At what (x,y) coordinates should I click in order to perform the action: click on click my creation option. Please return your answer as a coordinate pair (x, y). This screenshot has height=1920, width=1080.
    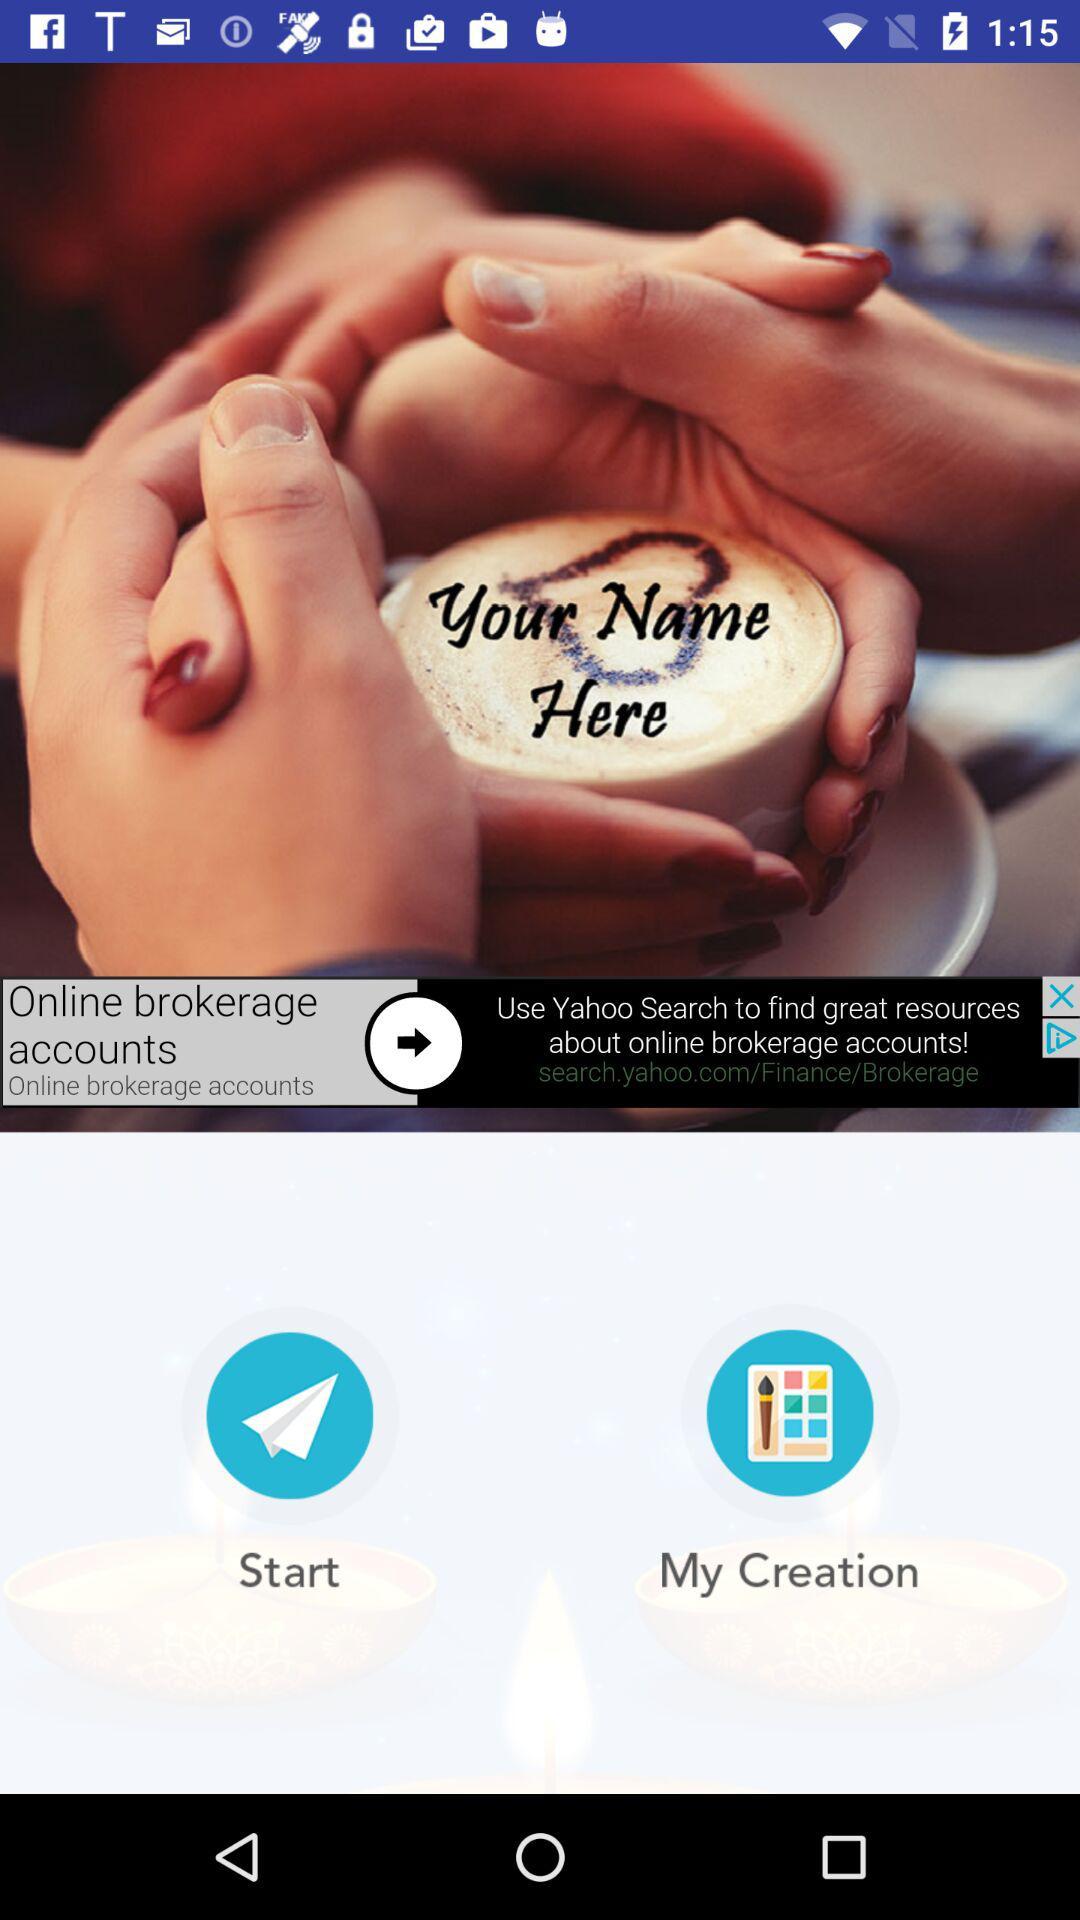
    Looking at the image, I should click on (789, 1450).